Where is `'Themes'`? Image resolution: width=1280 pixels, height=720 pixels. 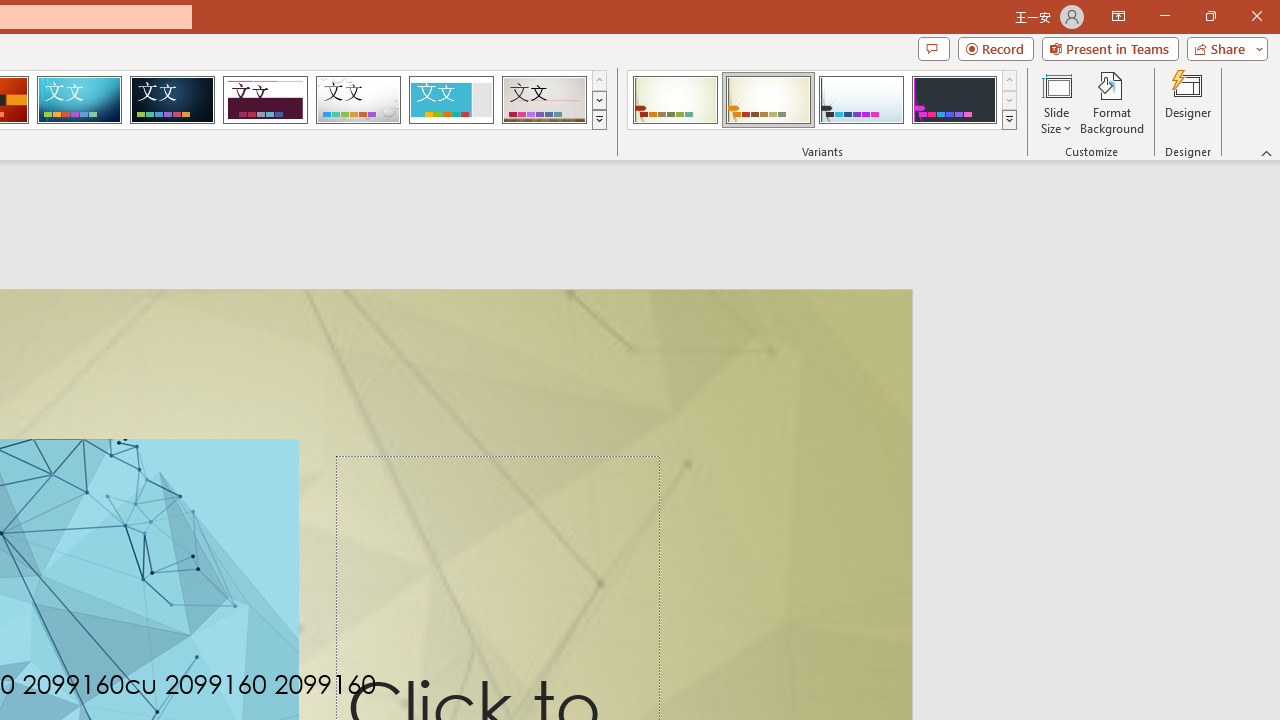
'Themes' is located at coordinates (598, 120).